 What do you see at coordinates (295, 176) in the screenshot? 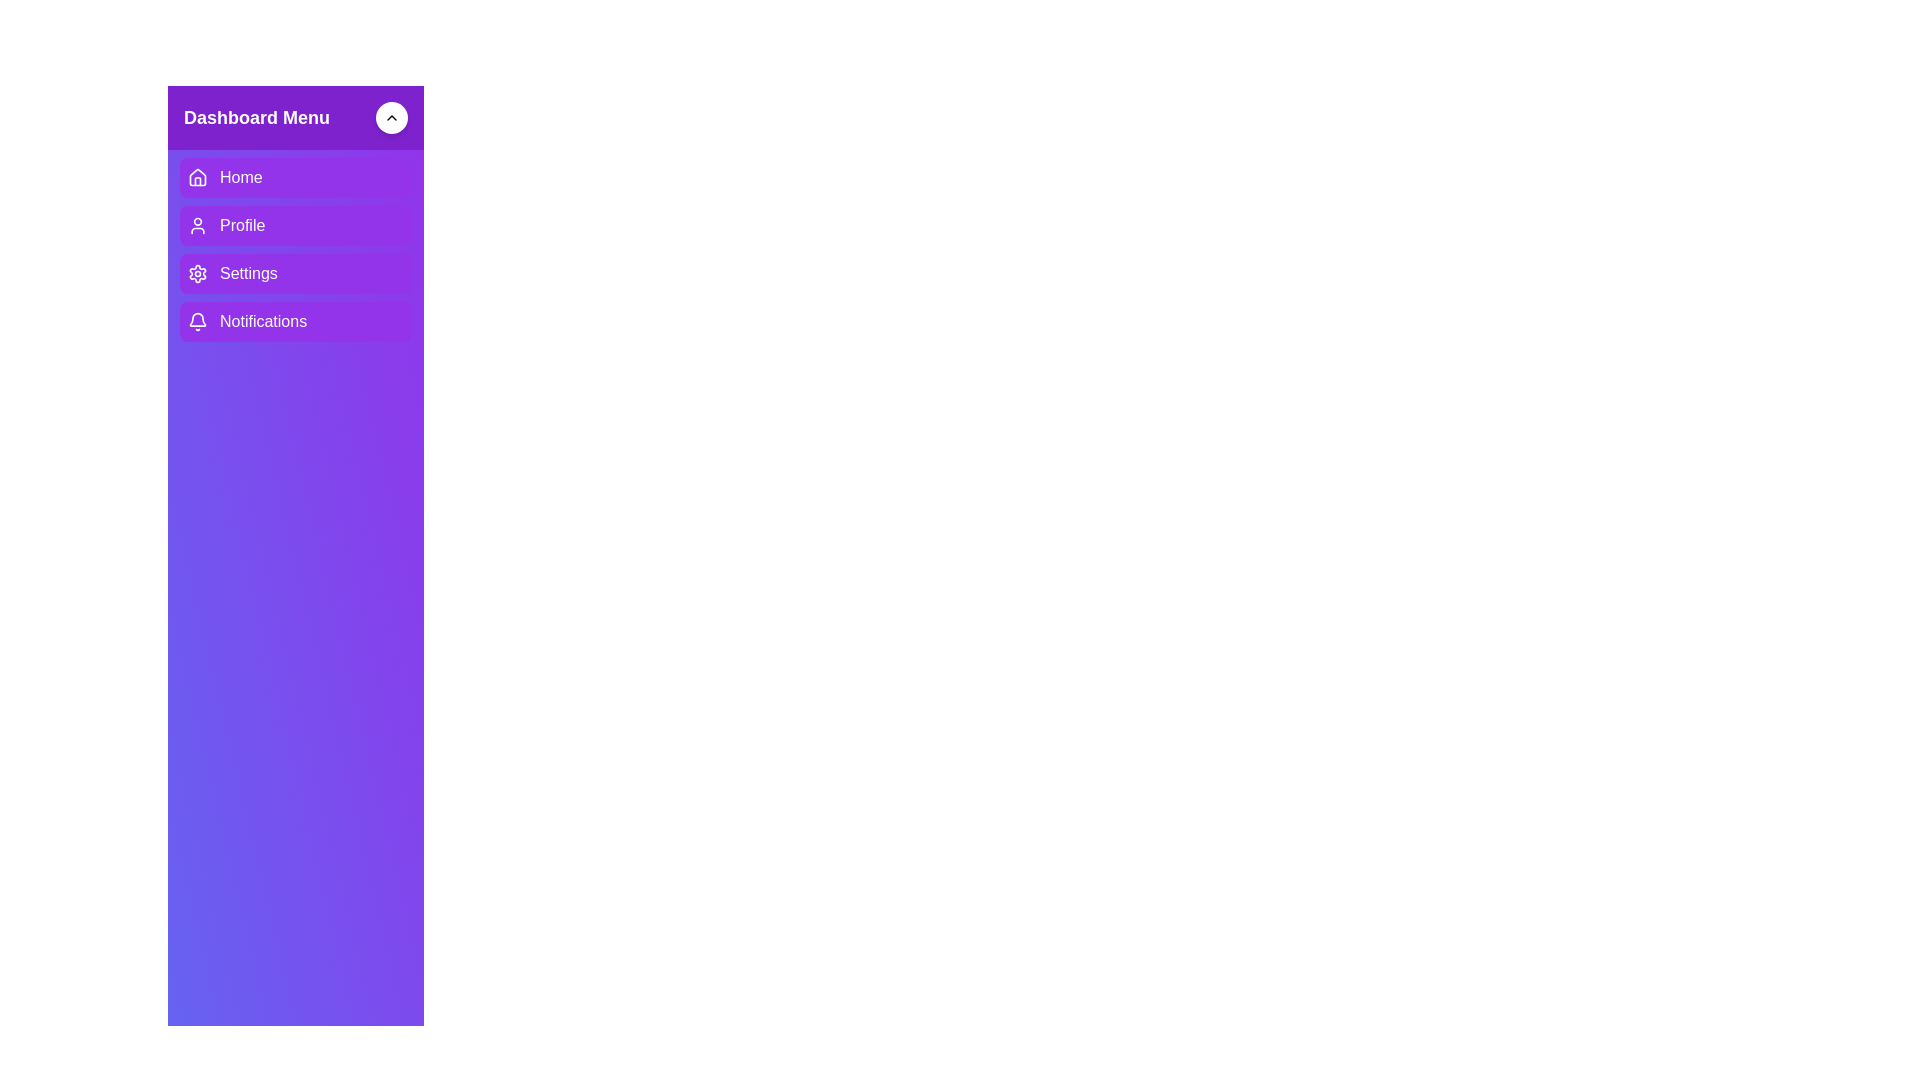
I see `the 'Home' navigational button located at the top of the vertical list menu` at bounding box center [295, 176].